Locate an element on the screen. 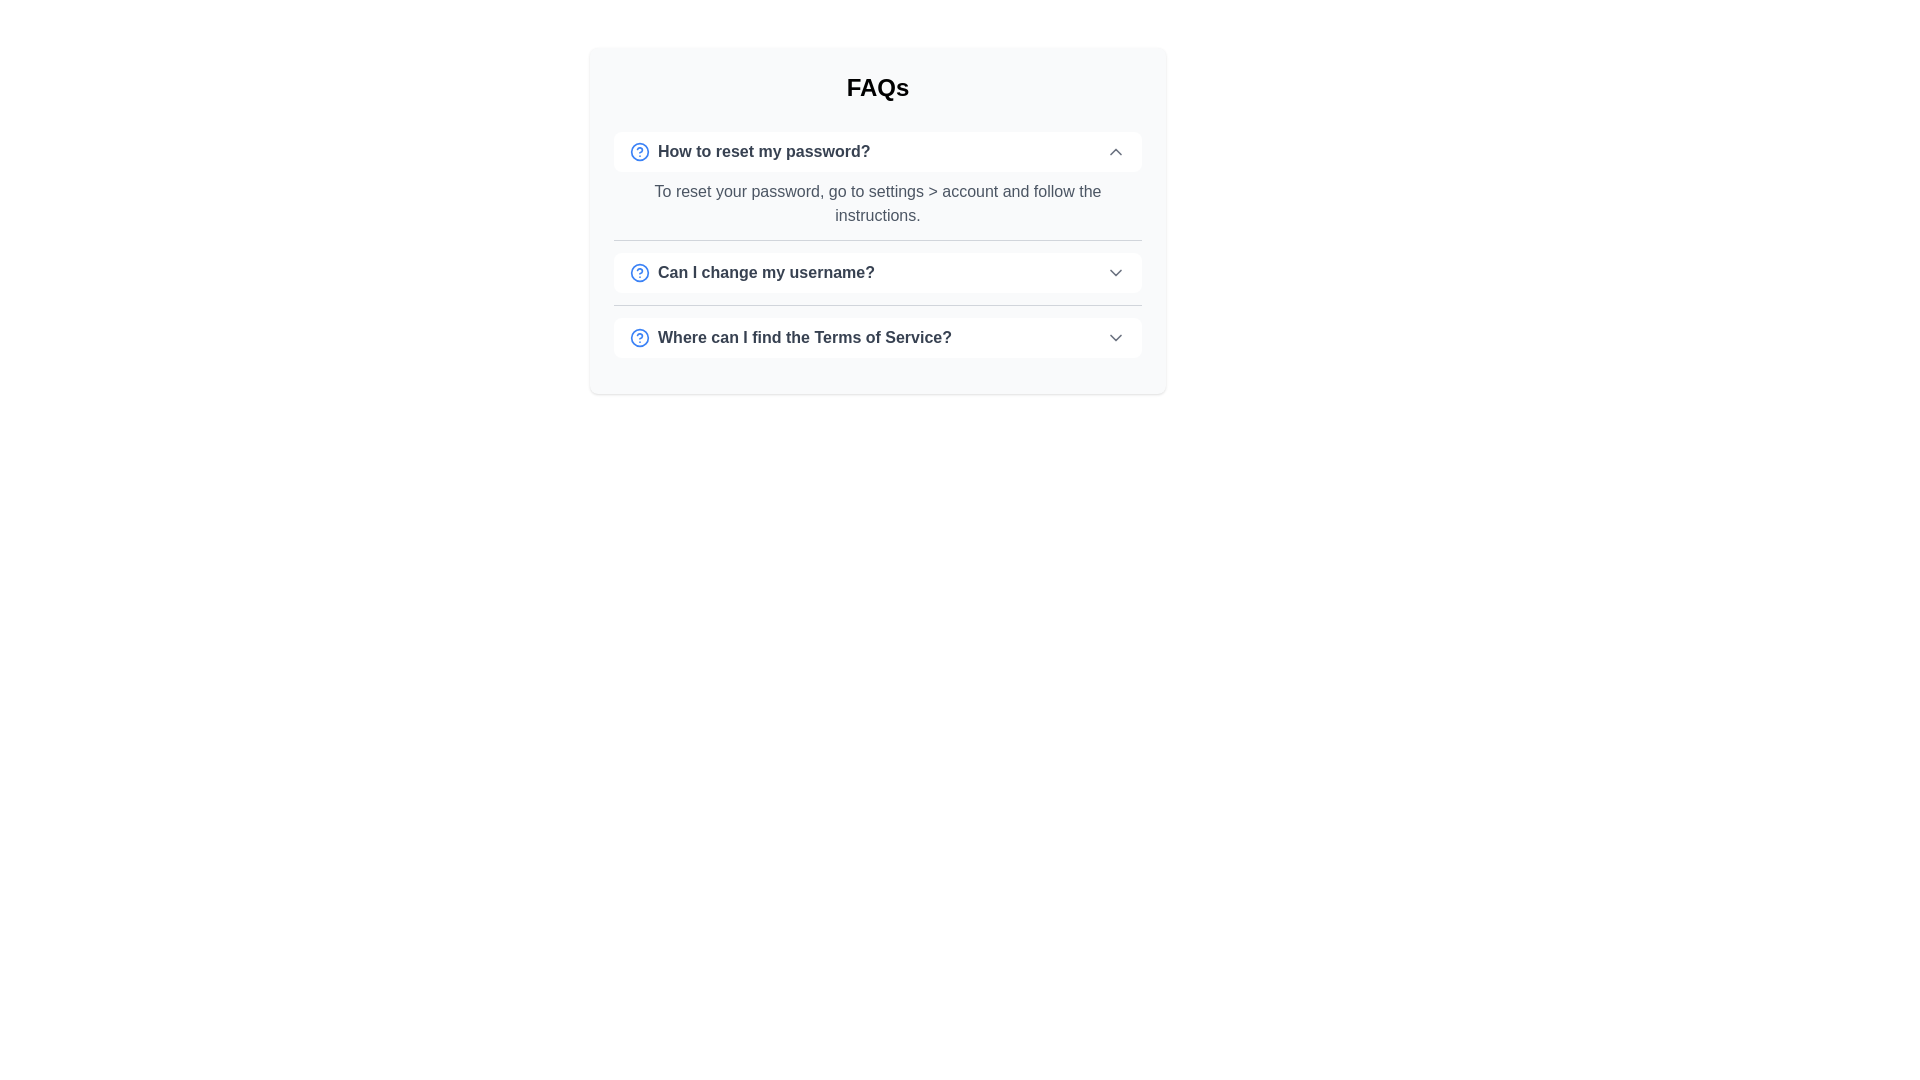 The image size is (1920, 1080). the upward-pointing gray chevron icon located to the right of the text in the 'How to reset my password?' row in the FAQ section is located at coordinates (1115, 150).